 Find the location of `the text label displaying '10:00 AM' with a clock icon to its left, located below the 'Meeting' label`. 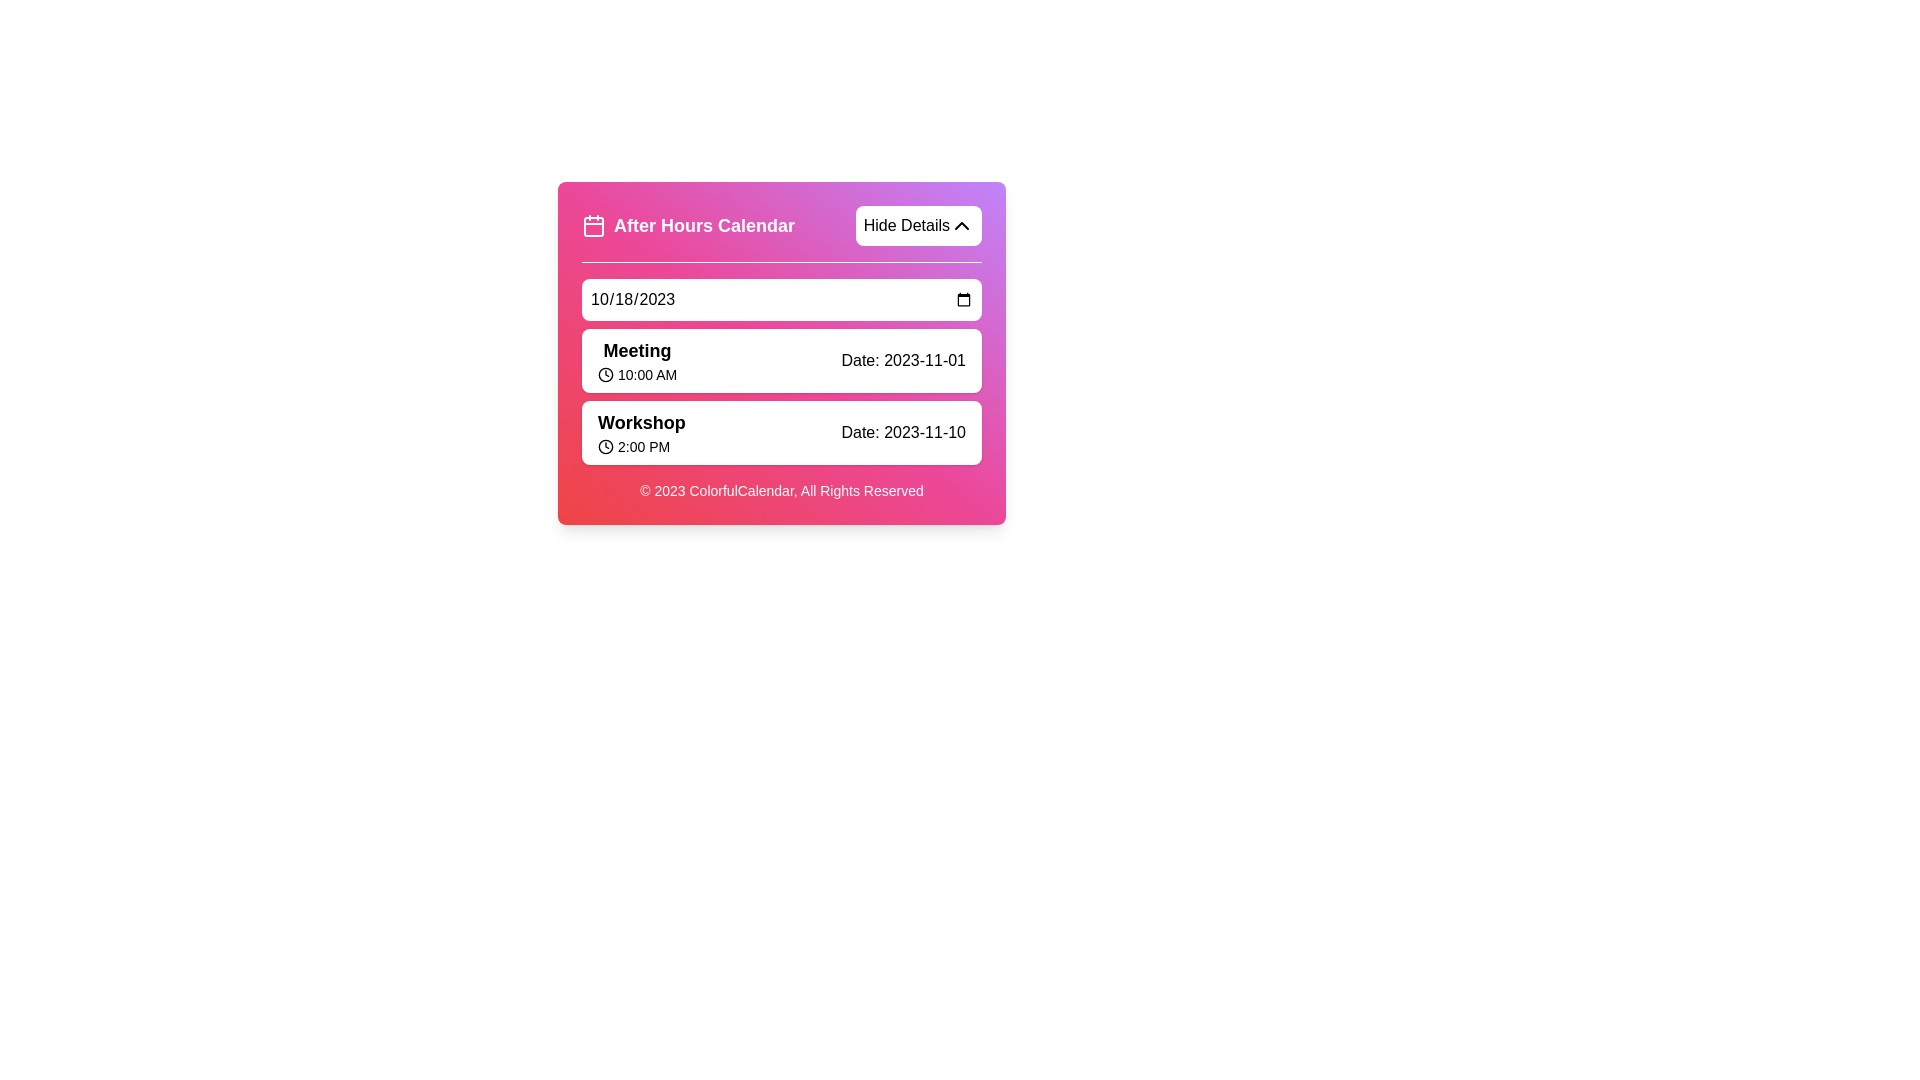

the text label displaying '10:00 AM' with a clock icon to its left, located below the 'Meeting' label is located at coordinates (636, 374).